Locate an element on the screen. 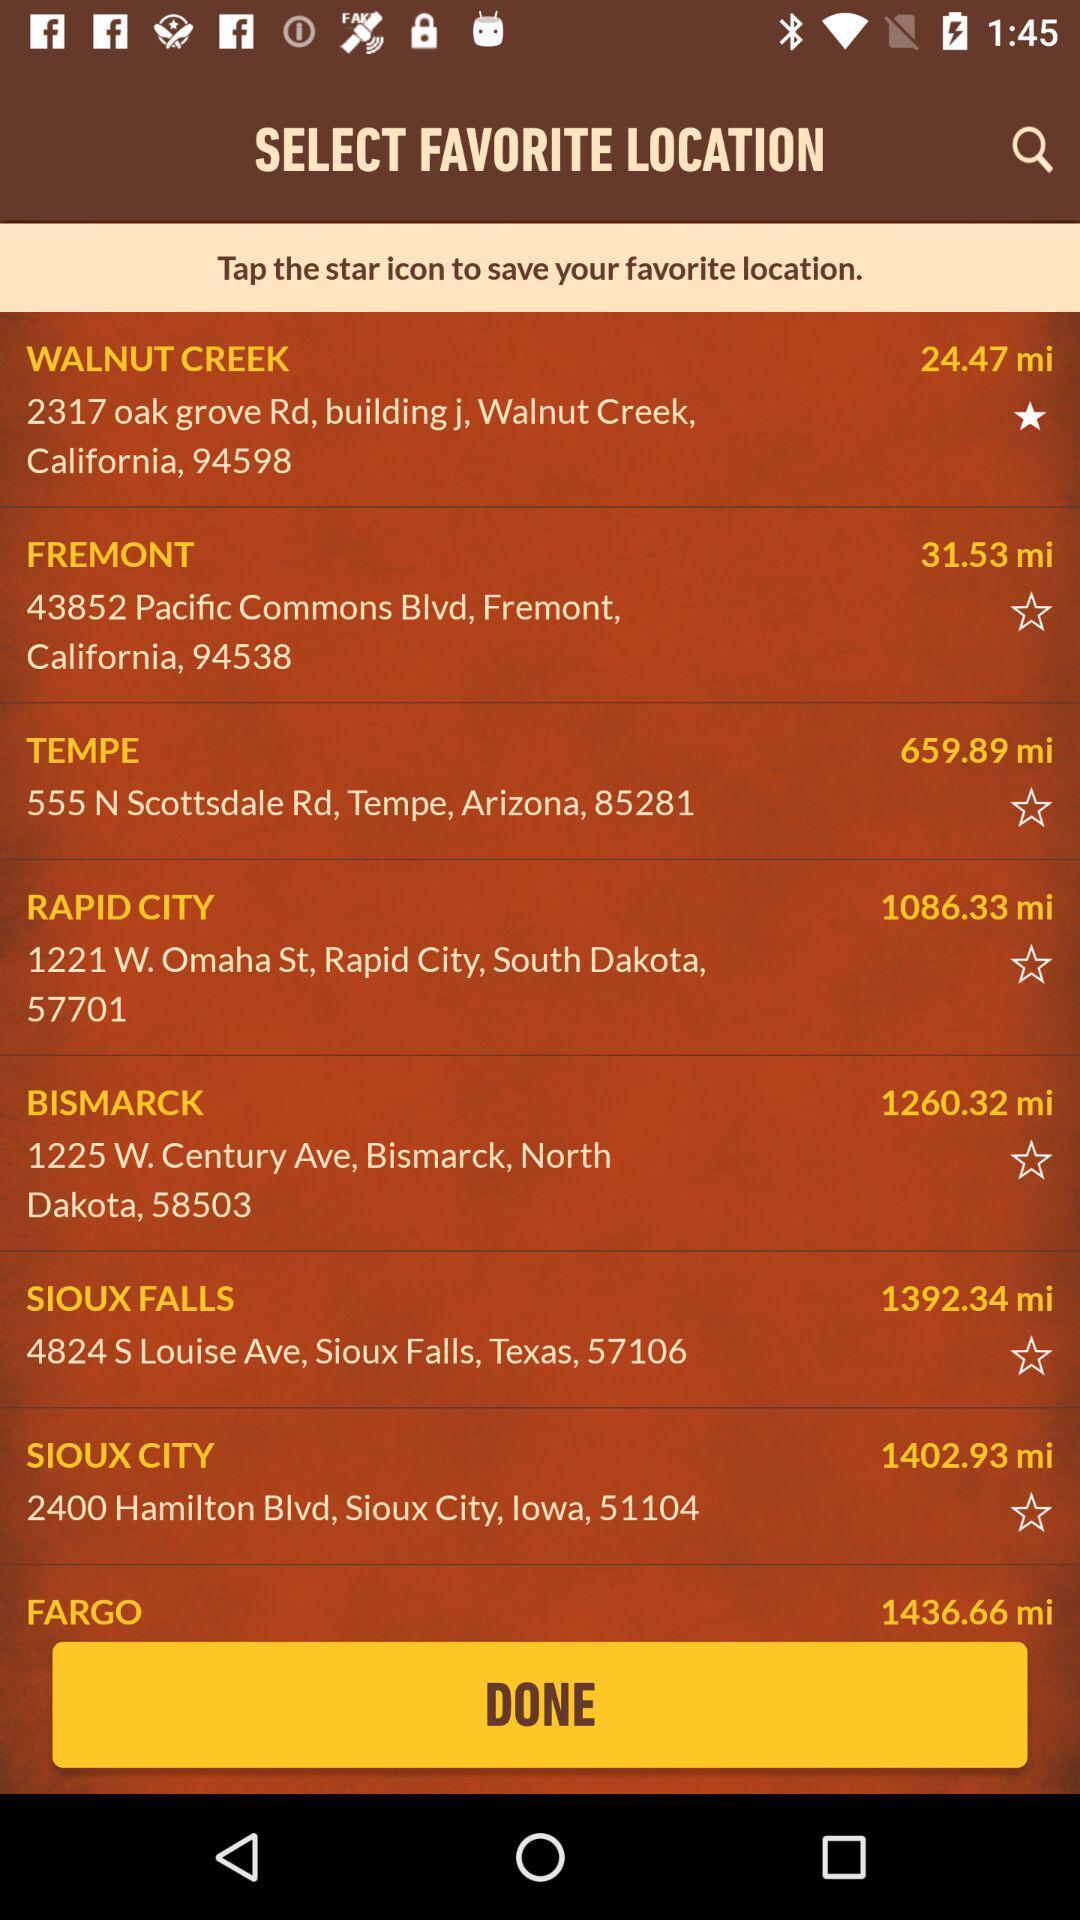 This screenshot has width=1080, height=1920. the icon to the left of 24.47 mi is located at coordinates (376, 434).